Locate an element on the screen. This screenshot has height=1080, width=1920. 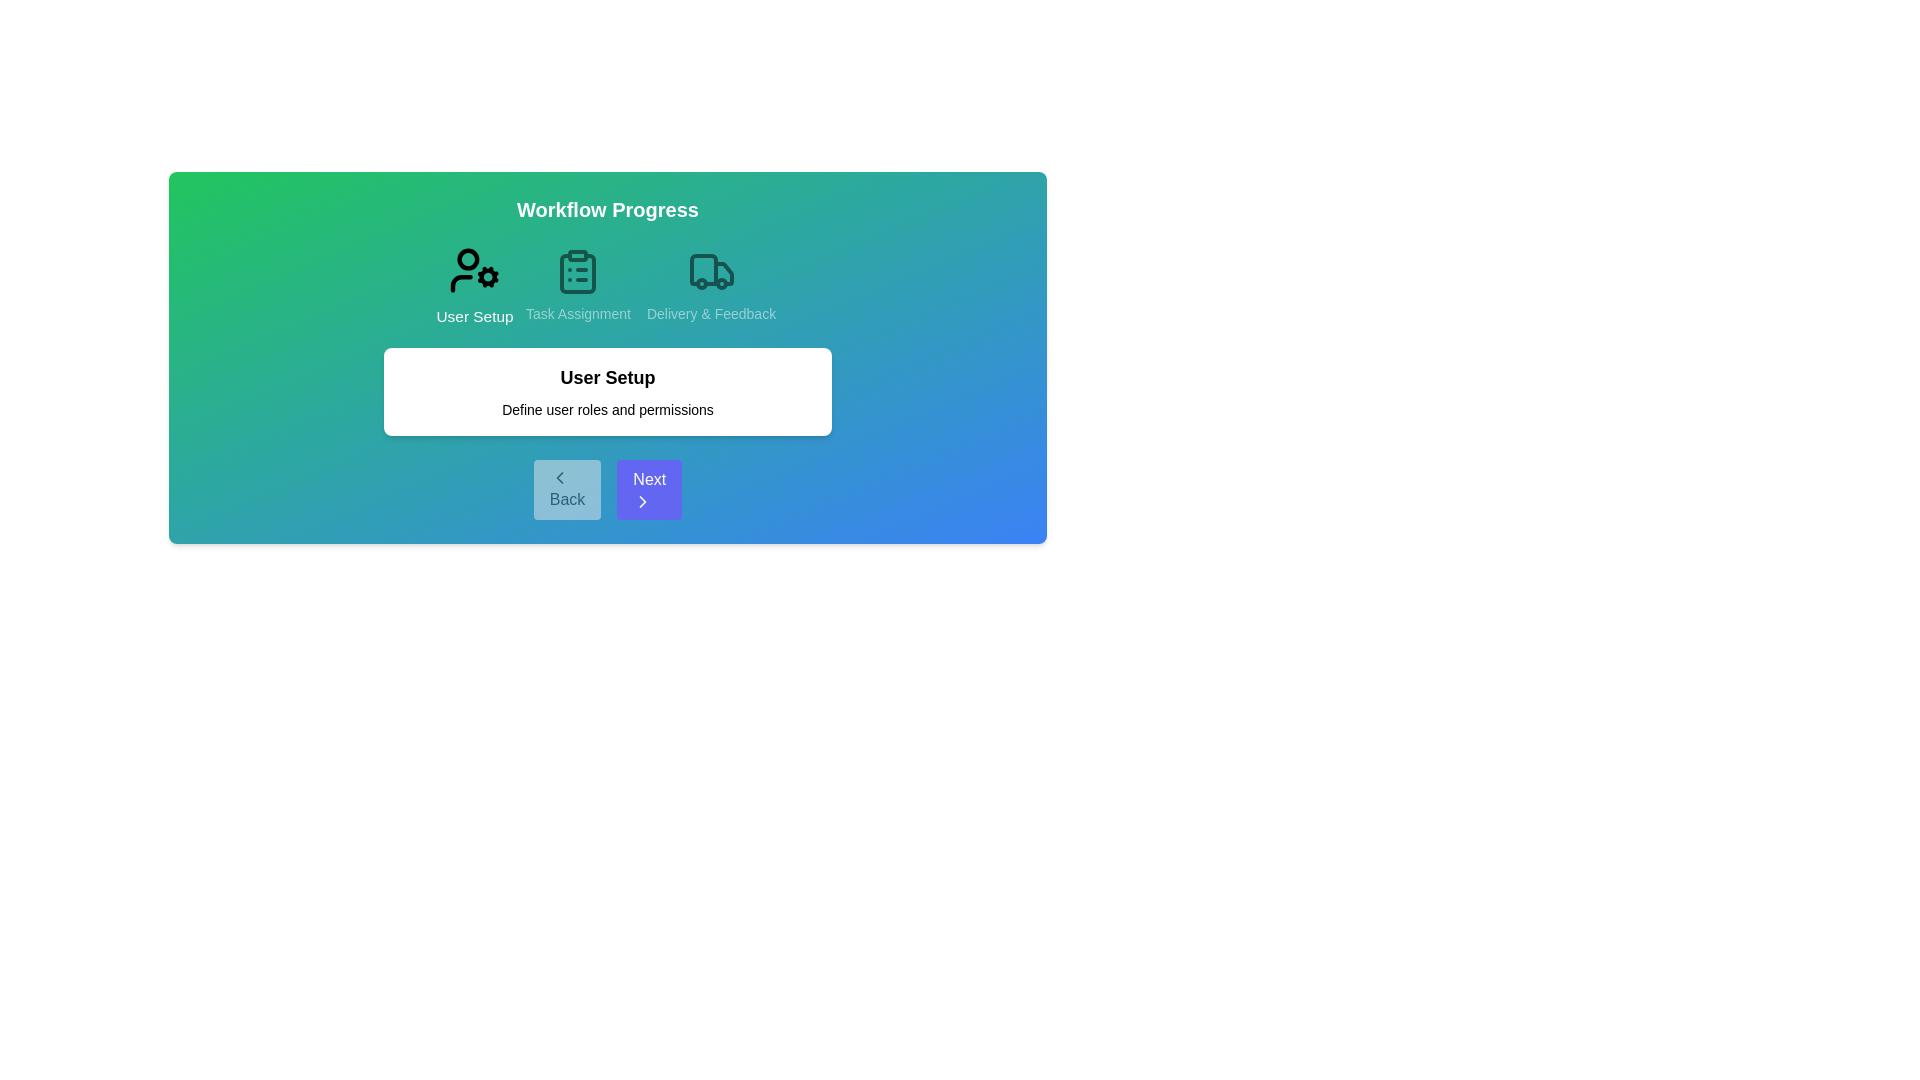
the 'Back' button to navigate to the previous step in the workflow is located at coordinates (566, 489).